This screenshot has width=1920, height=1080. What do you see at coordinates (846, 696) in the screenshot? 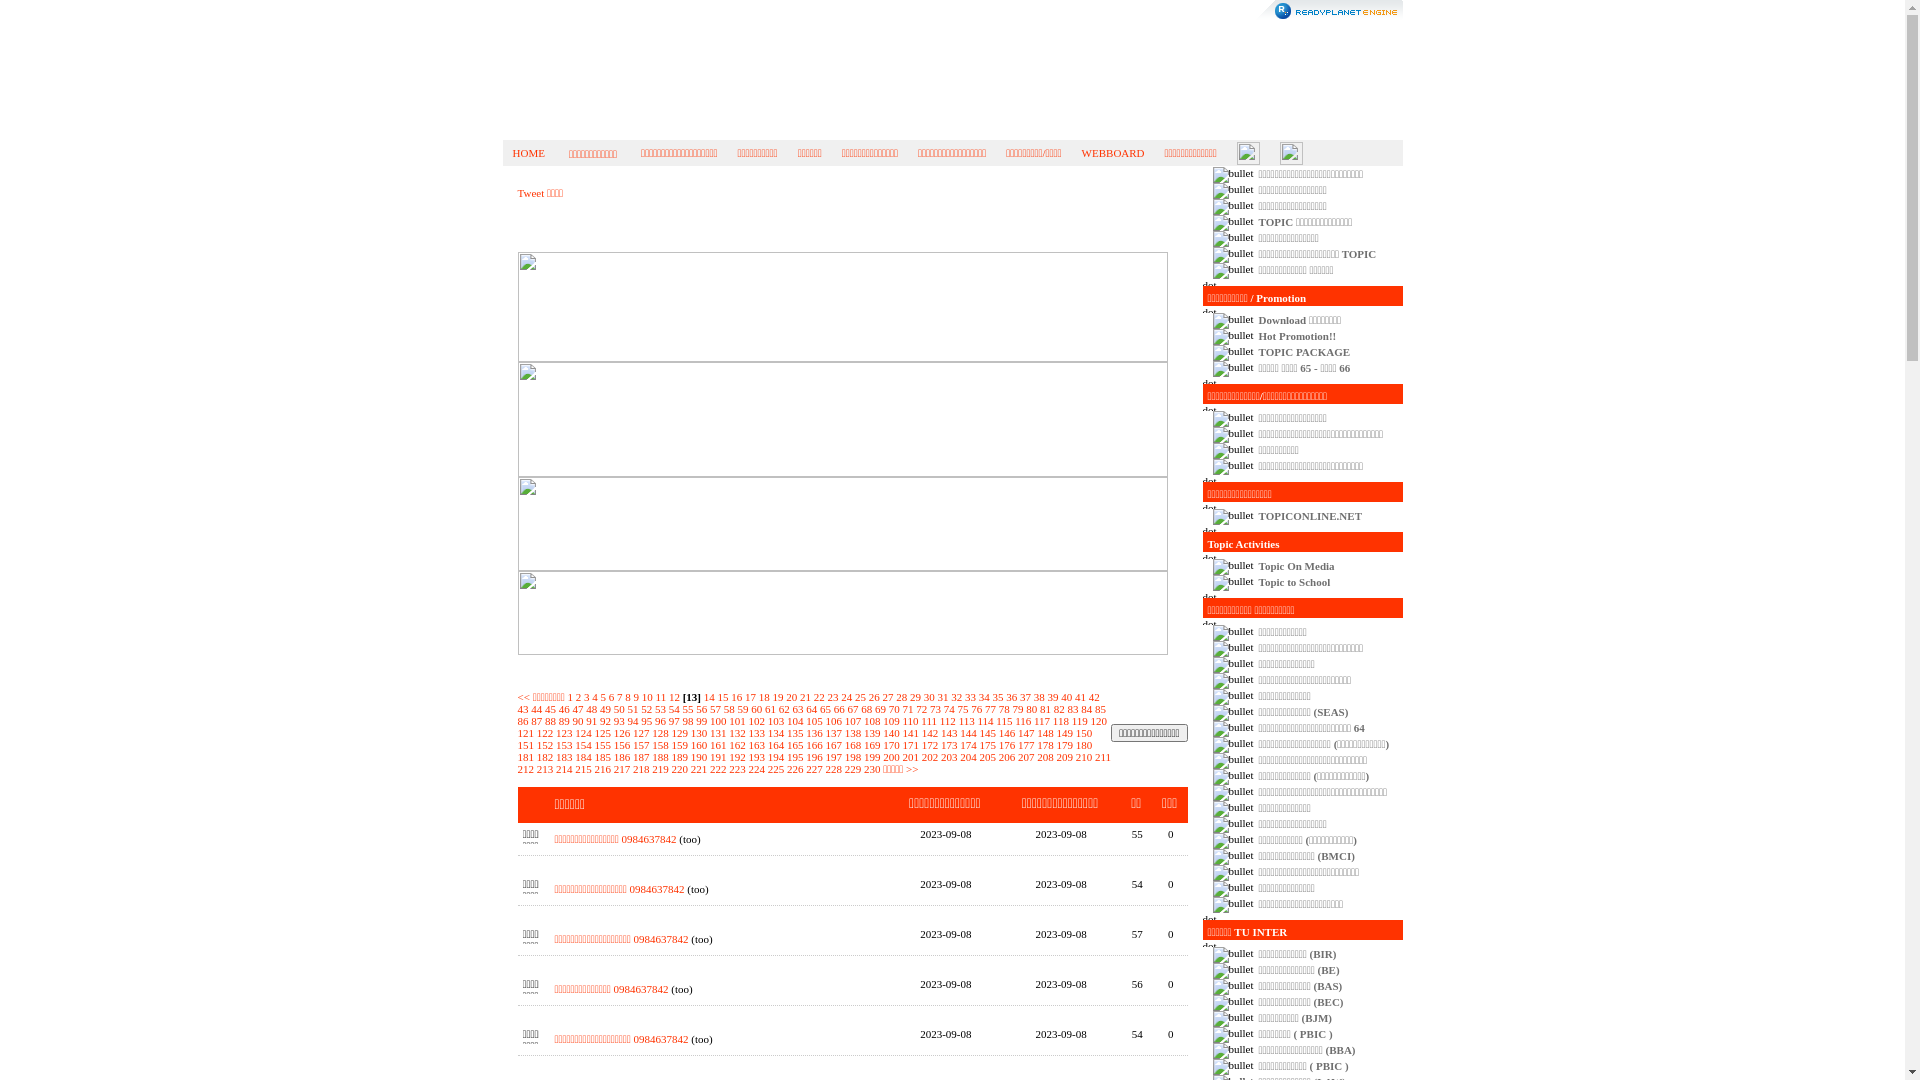
I see `'24'` at bounding box center [846, 696].